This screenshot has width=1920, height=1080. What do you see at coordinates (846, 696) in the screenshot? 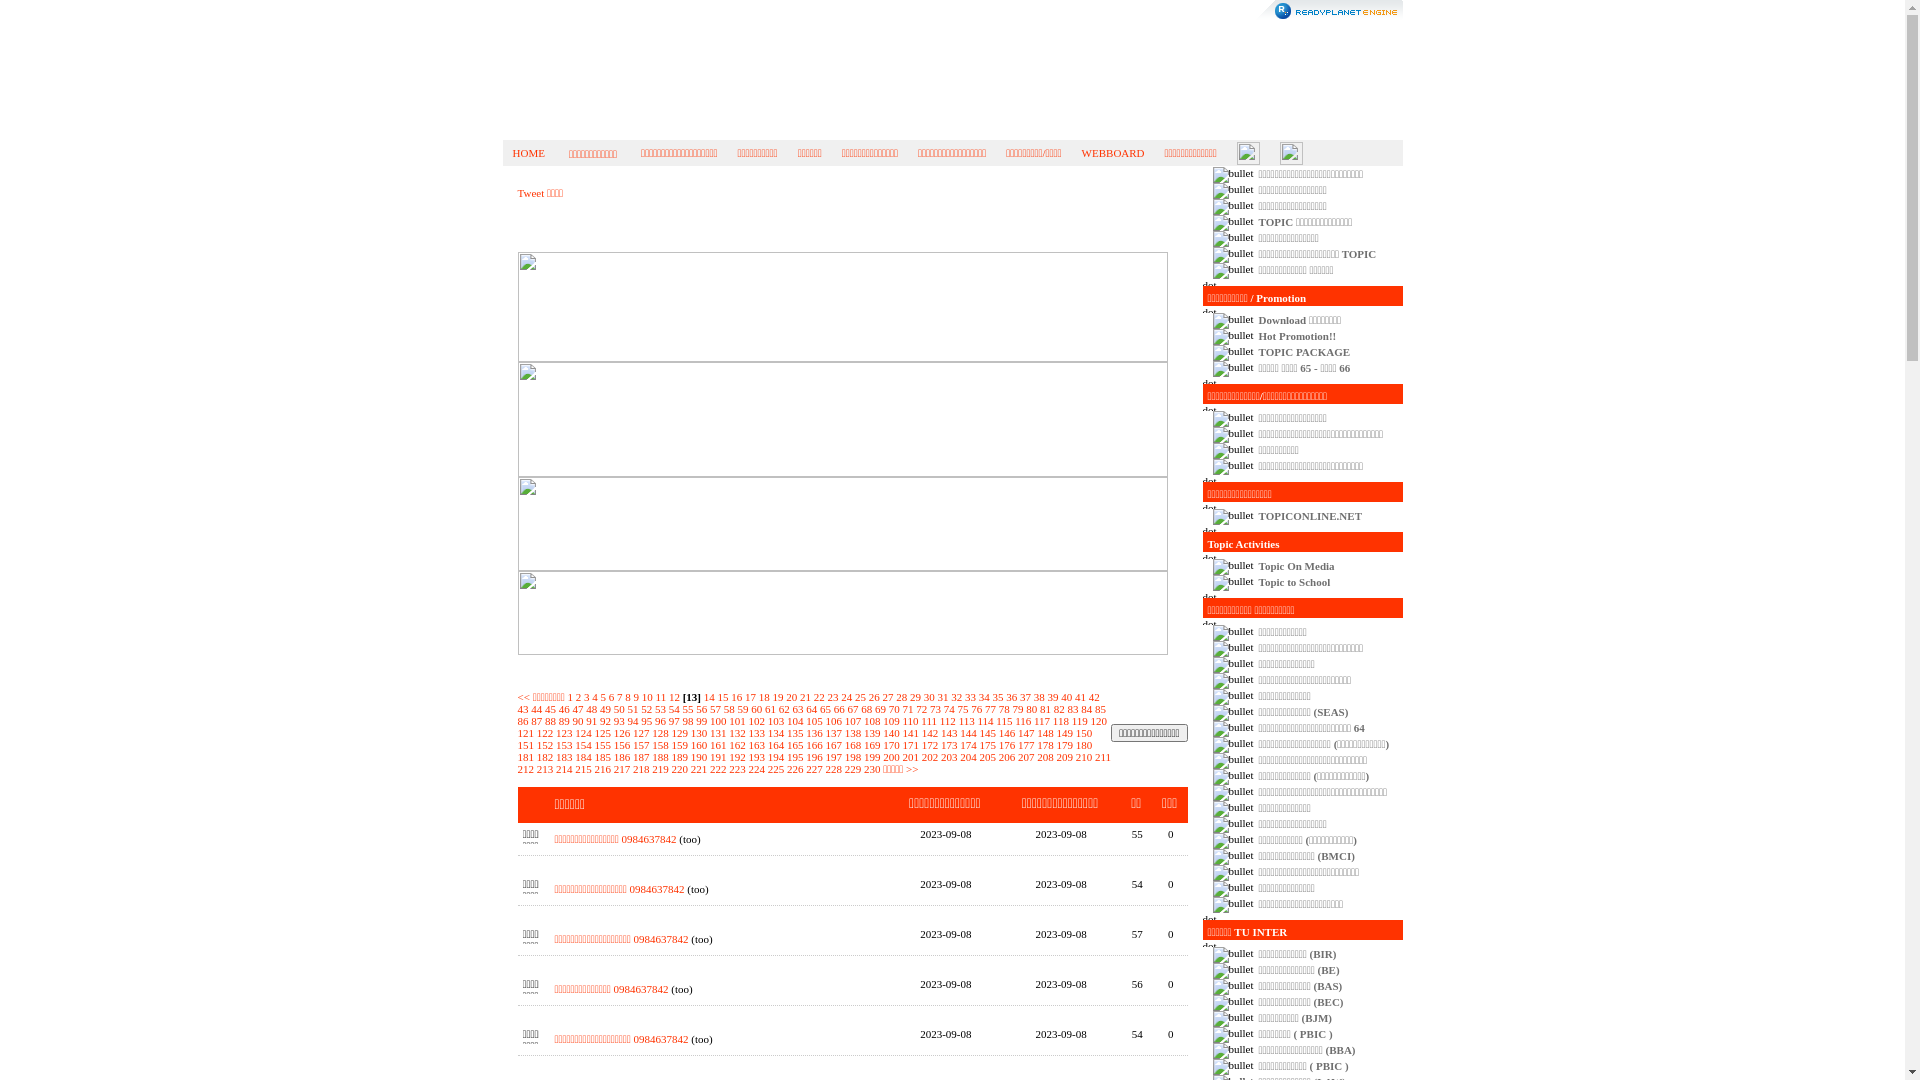
I see `'24'` at bounding box center [846, 696].